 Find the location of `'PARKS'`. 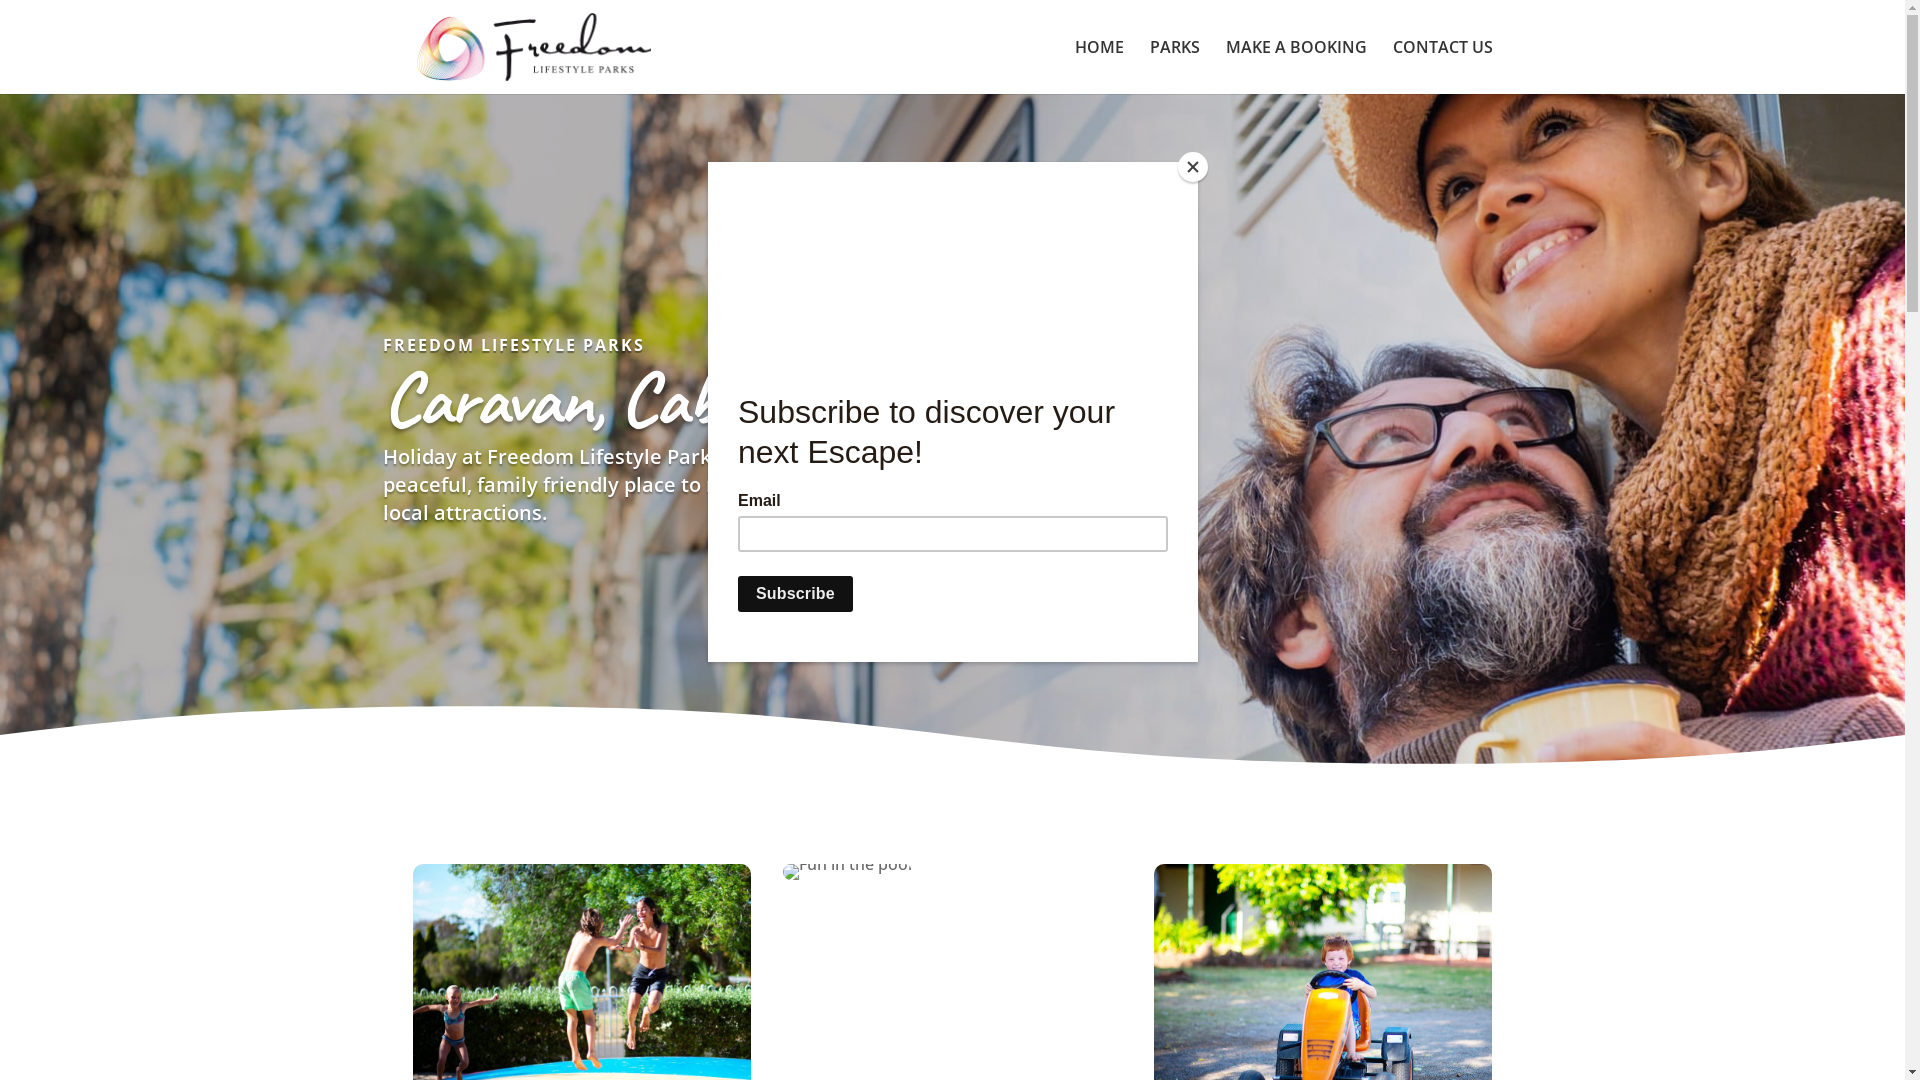

'PARKS' is located at coordinates (1150, 65).